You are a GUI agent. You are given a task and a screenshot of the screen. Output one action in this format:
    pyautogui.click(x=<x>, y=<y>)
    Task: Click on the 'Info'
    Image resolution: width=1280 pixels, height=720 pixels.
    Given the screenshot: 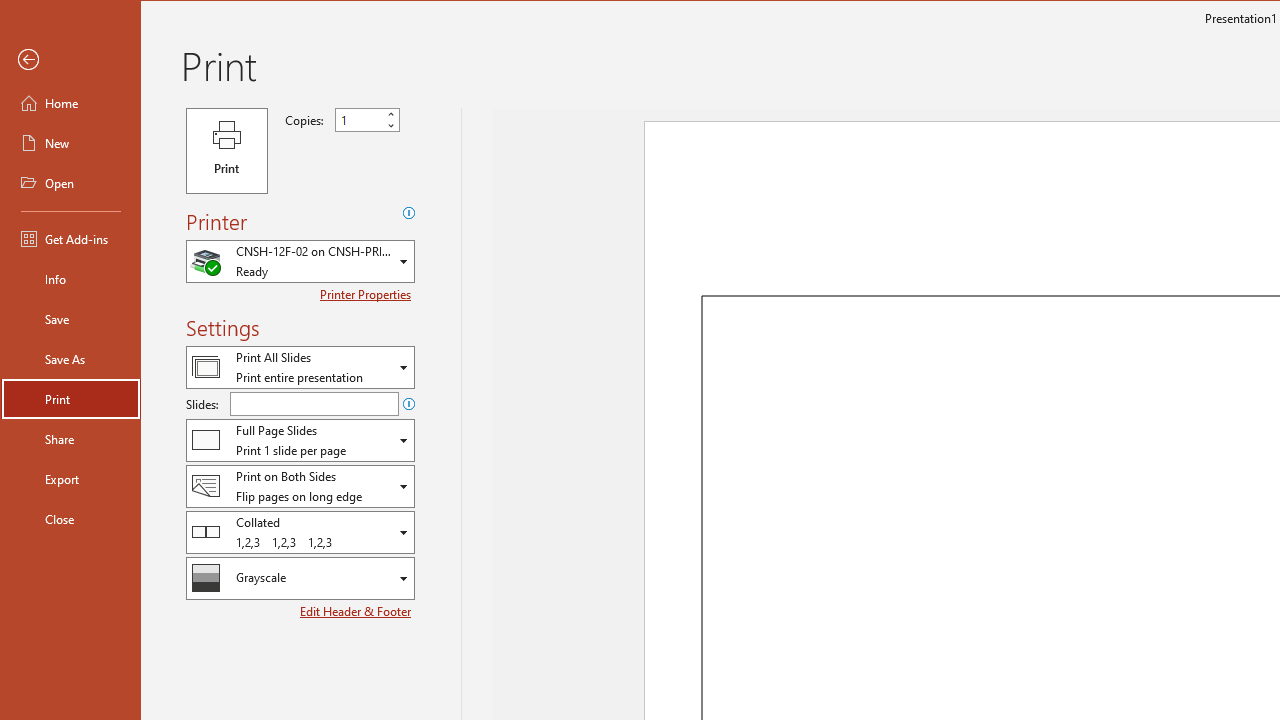 What is the action you would take?
    pyautogui.click(x=71, y=279)
    